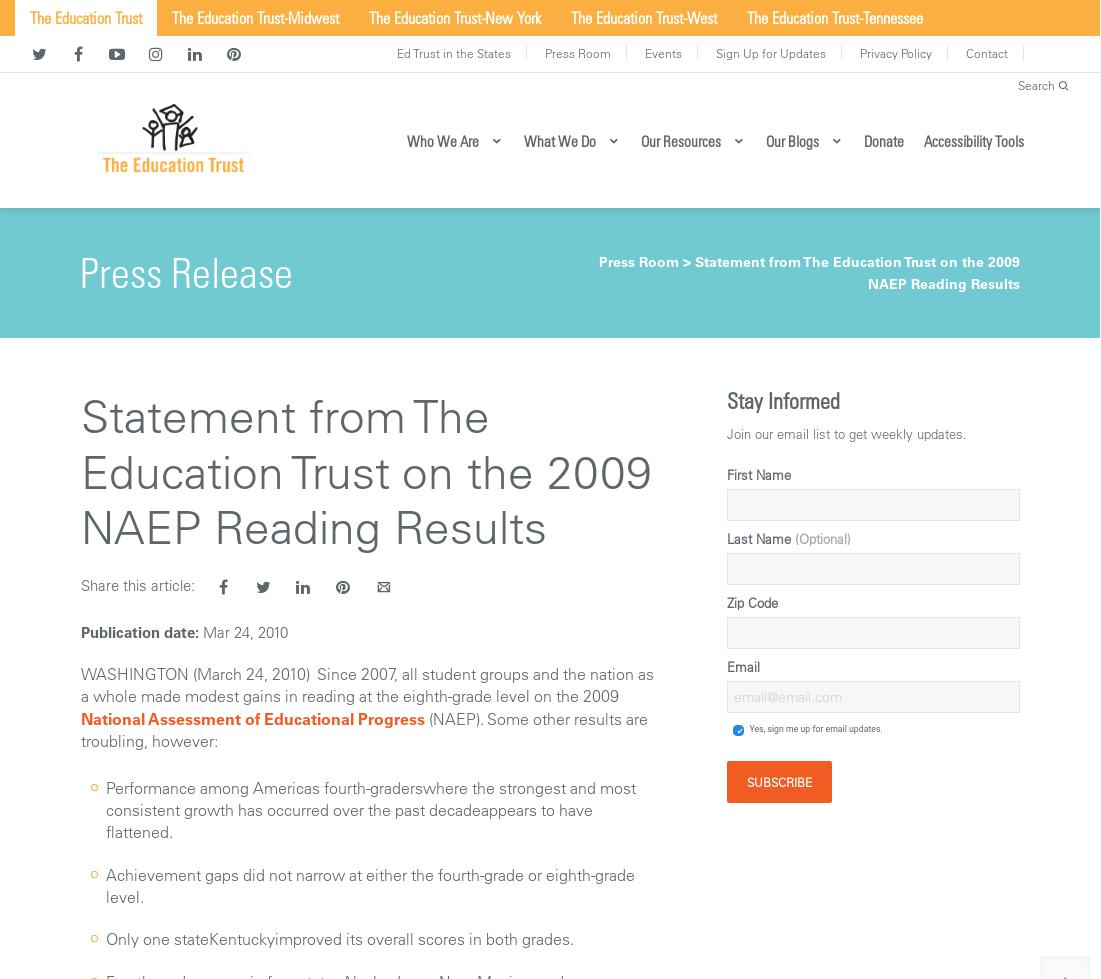  Describe the element at coordinates (822, 536) in the screenshot. I see `'(Optional)'` at that location.